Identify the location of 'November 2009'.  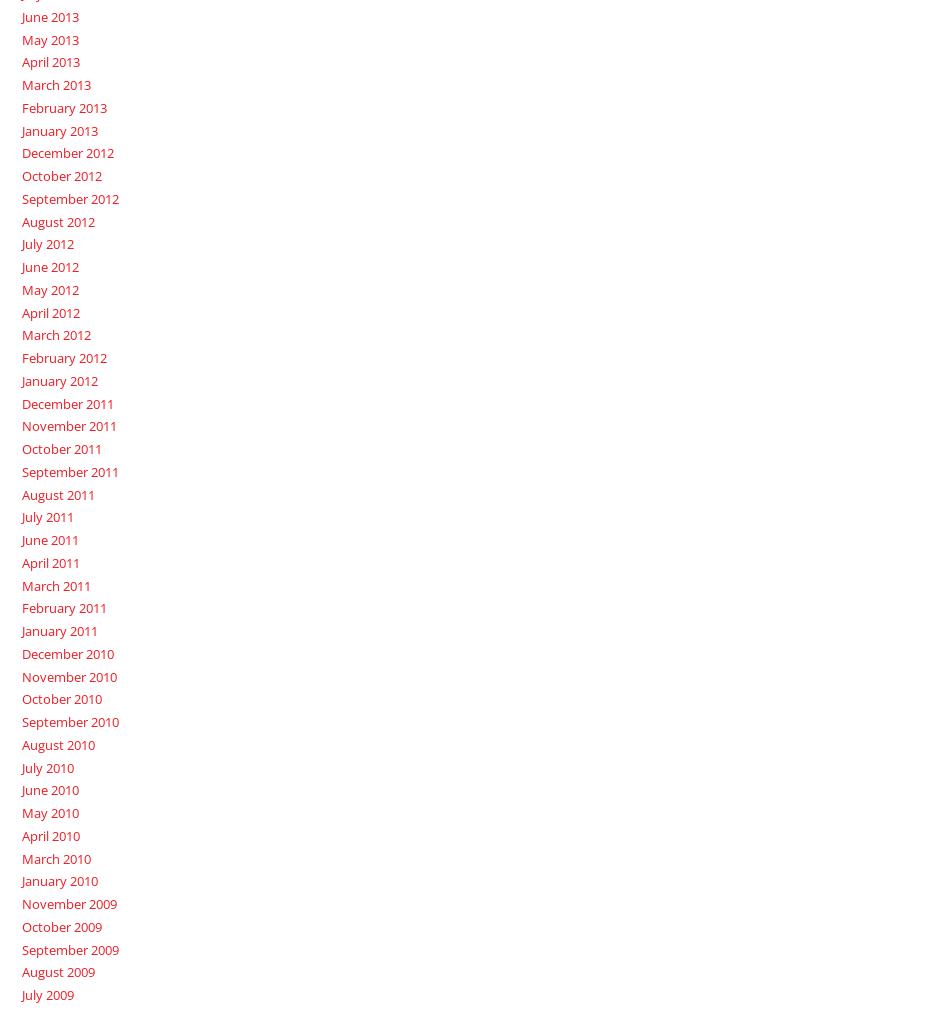
(20, 904).